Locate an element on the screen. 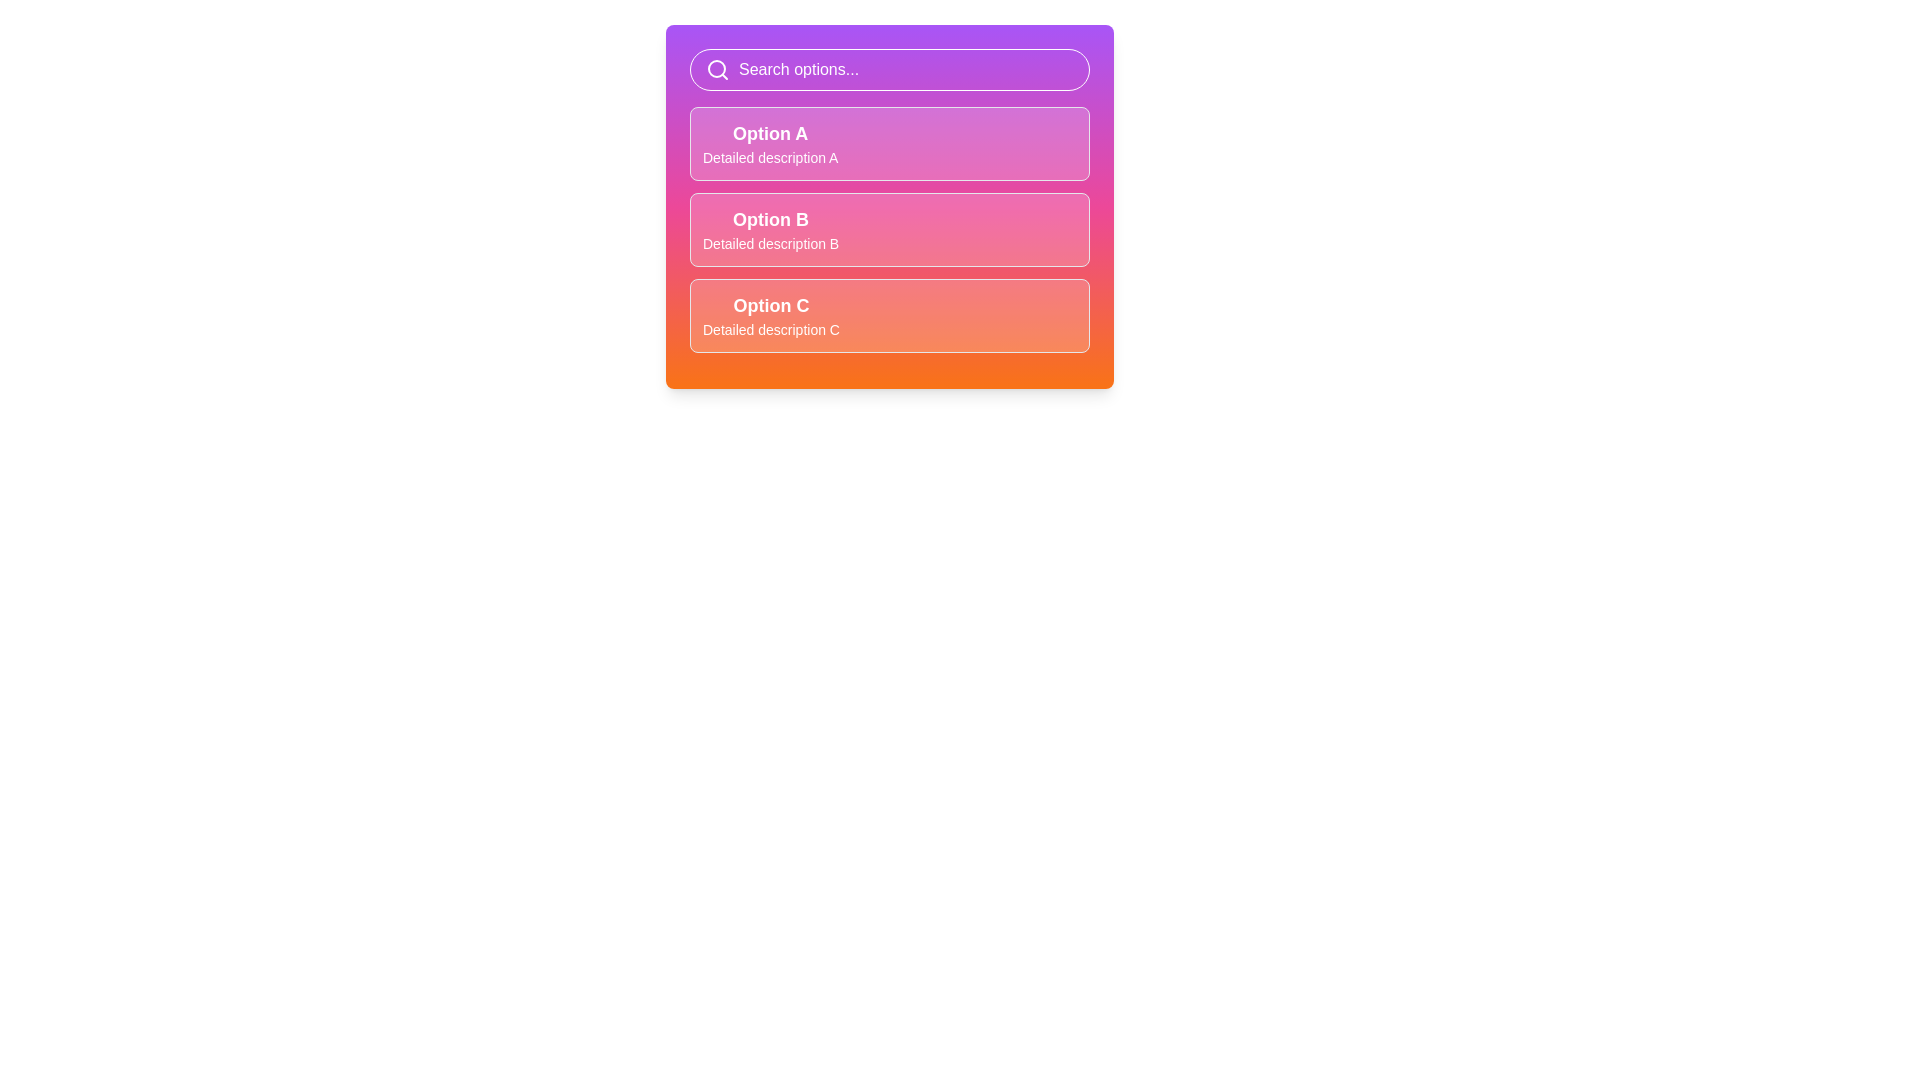  details of the second item in the selectable list, located beneath 'Option A' and above 'Option C' within the panel in the upper right portion of the interface is located at coordinates (770, 229).